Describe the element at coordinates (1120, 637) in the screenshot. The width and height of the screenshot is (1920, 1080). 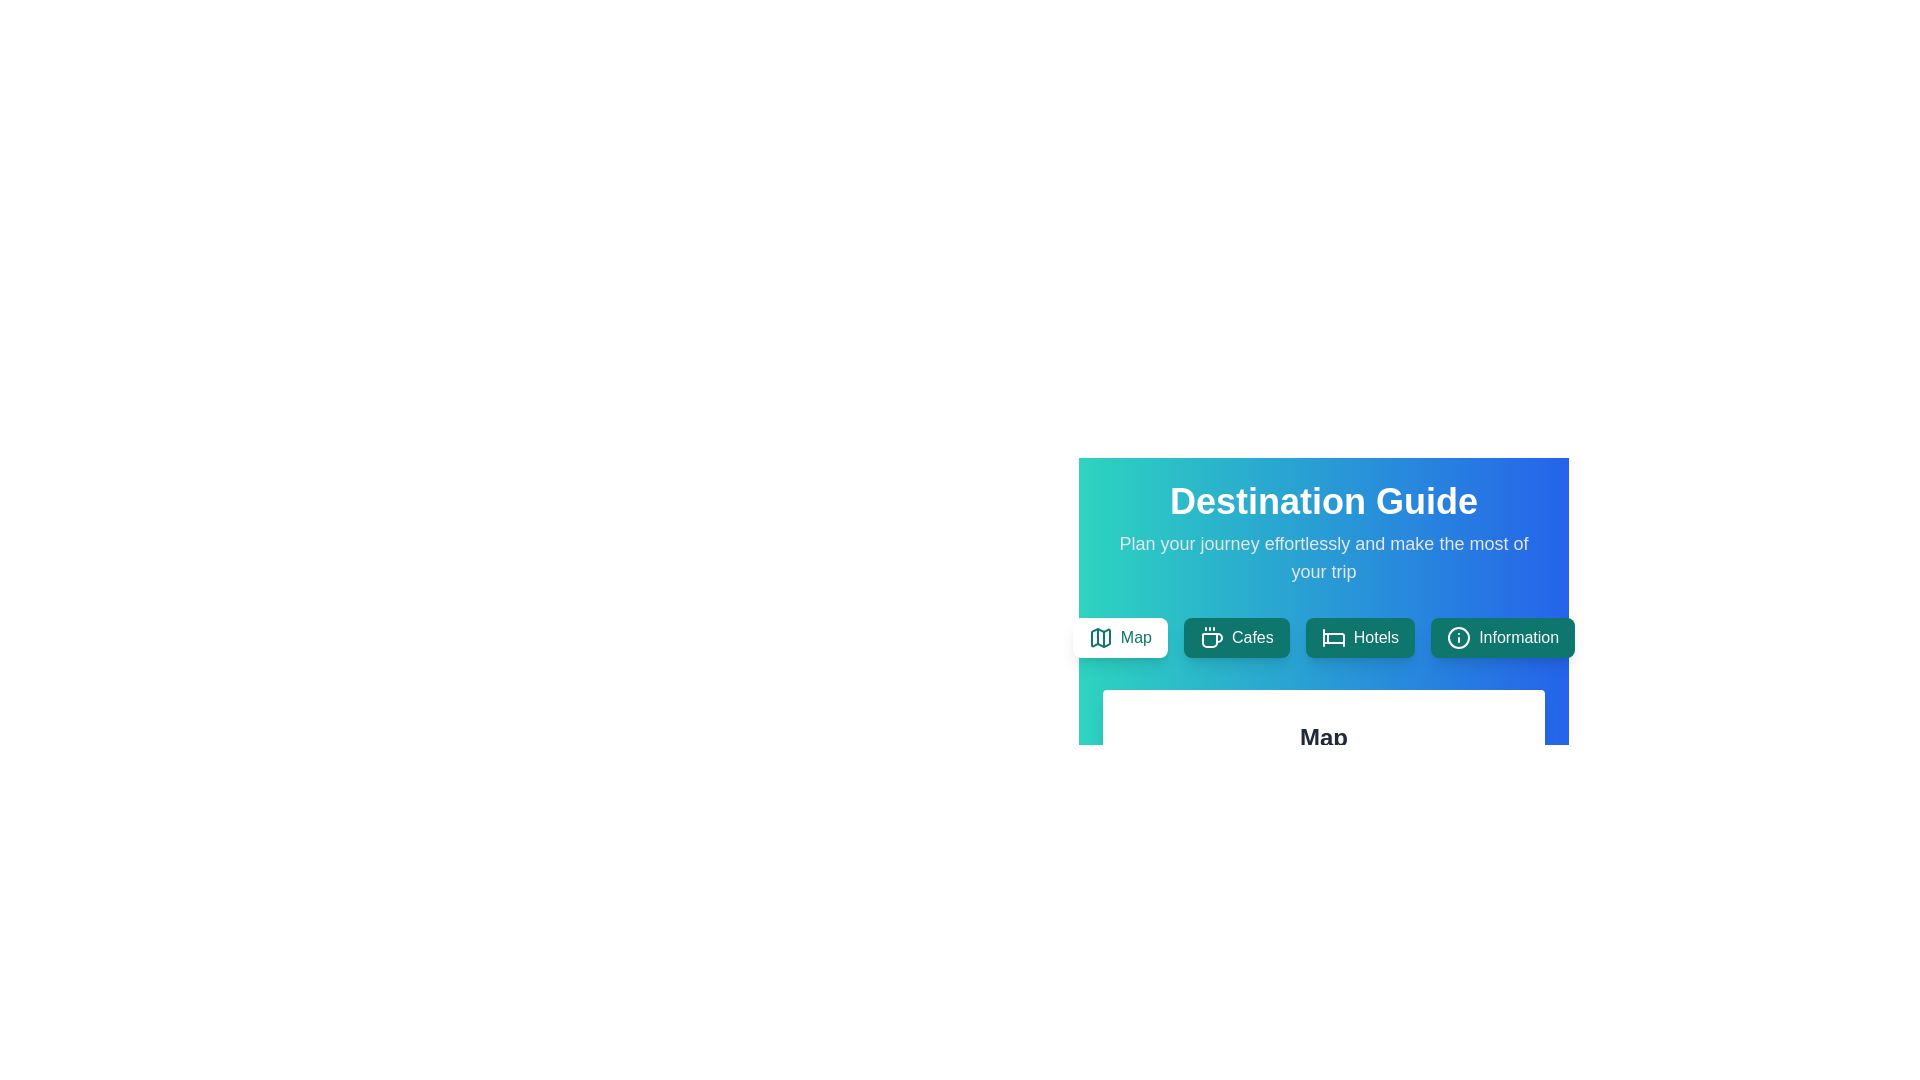
I see `the Map tab` at that location.